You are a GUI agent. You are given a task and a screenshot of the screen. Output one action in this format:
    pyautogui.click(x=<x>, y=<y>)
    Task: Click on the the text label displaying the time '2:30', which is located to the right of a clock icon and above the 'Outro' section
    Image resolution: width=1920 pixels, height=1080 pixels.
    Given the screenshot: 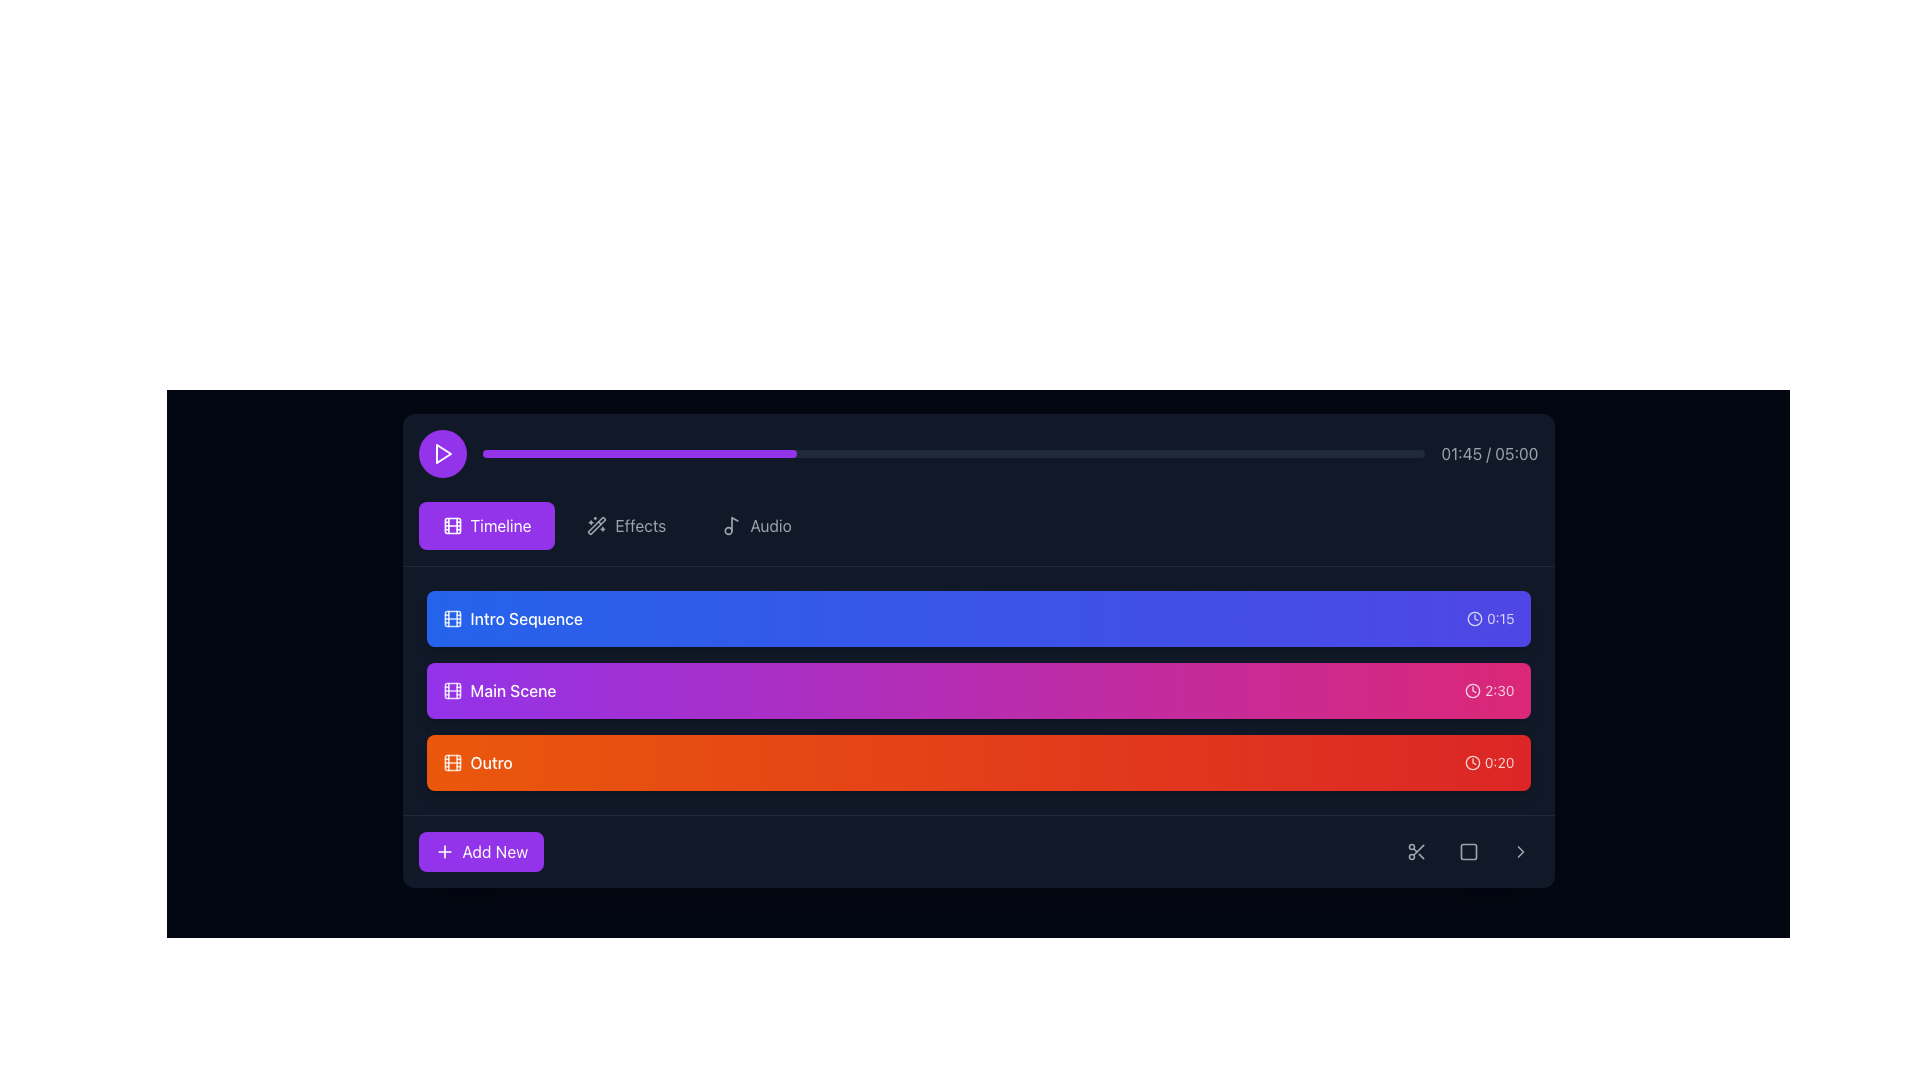 What is the action you would take?
    pyautogui.click(x=1499, y=689)
    